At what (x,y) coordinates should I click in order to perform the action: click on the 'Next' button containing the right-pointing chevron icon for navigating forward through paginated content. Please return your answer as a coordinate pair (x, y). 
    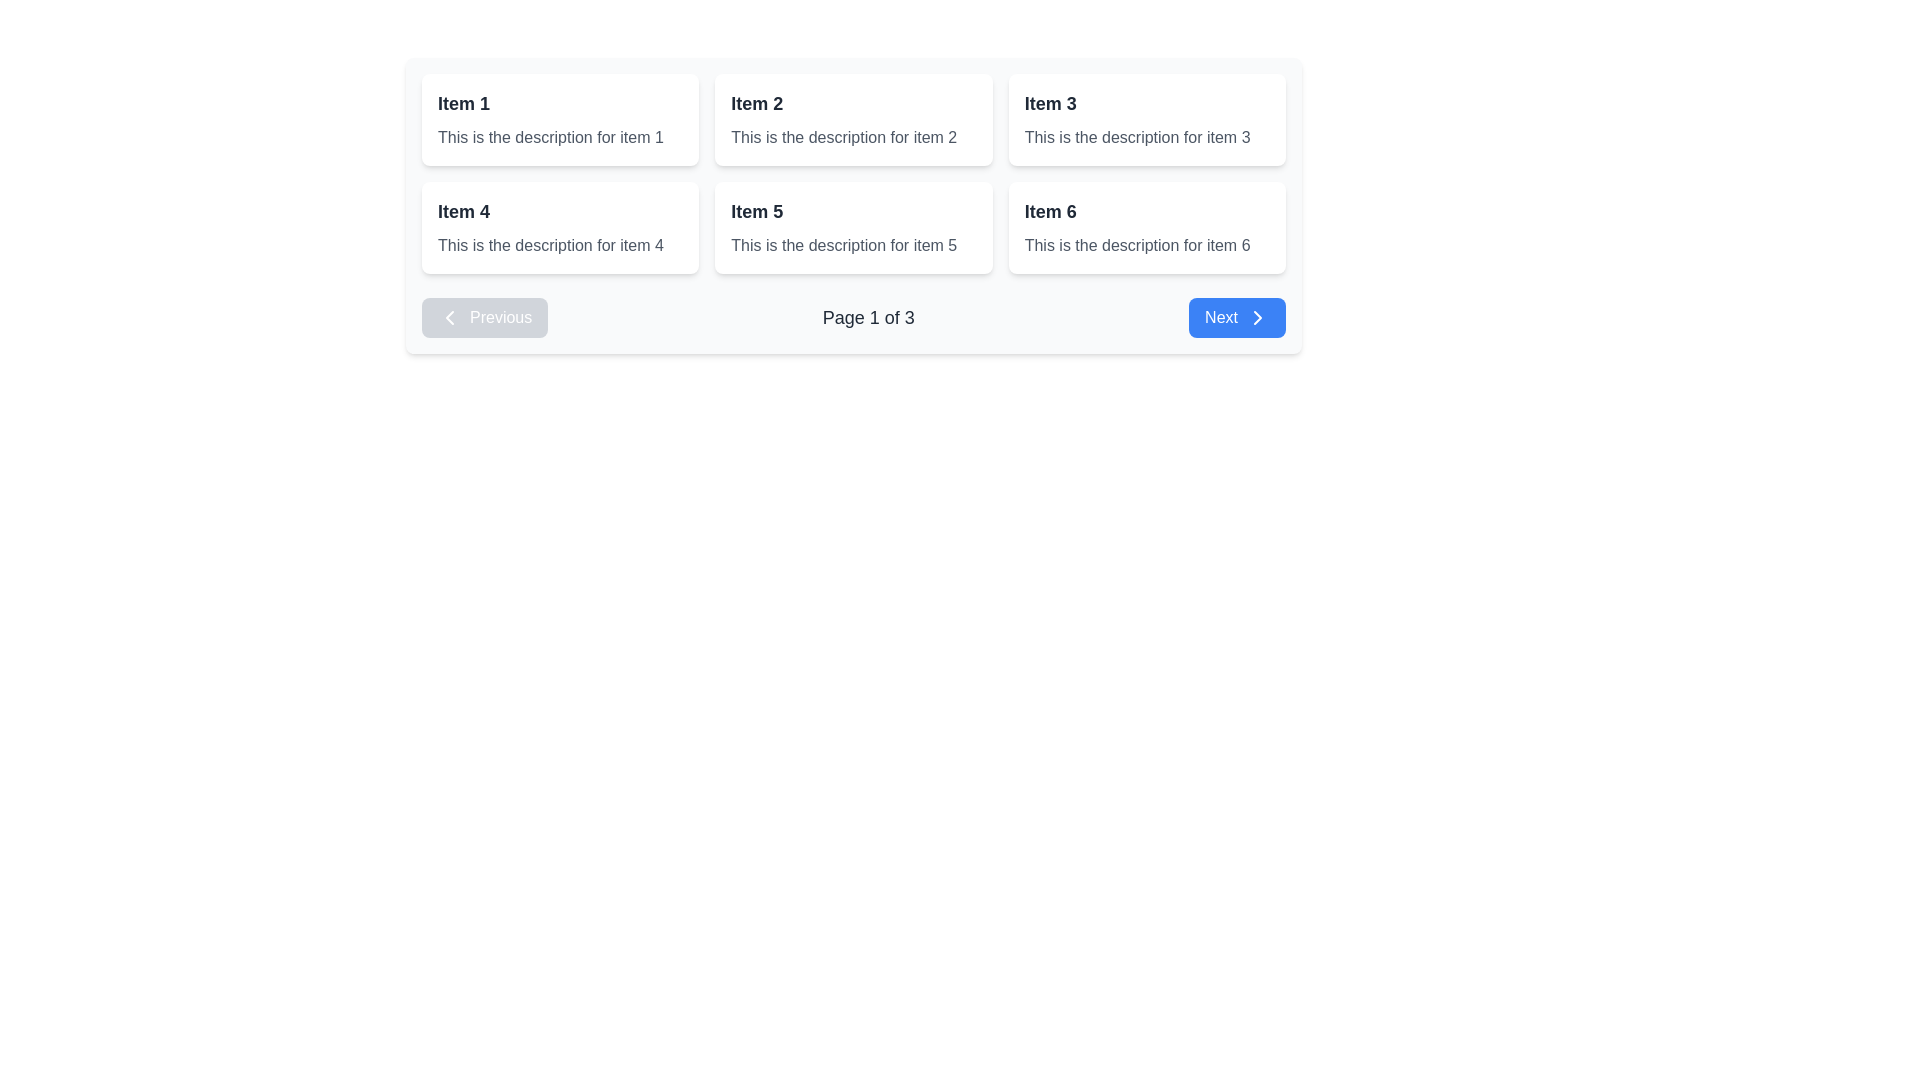
    Looking at the image, I should click on (1256, 316).